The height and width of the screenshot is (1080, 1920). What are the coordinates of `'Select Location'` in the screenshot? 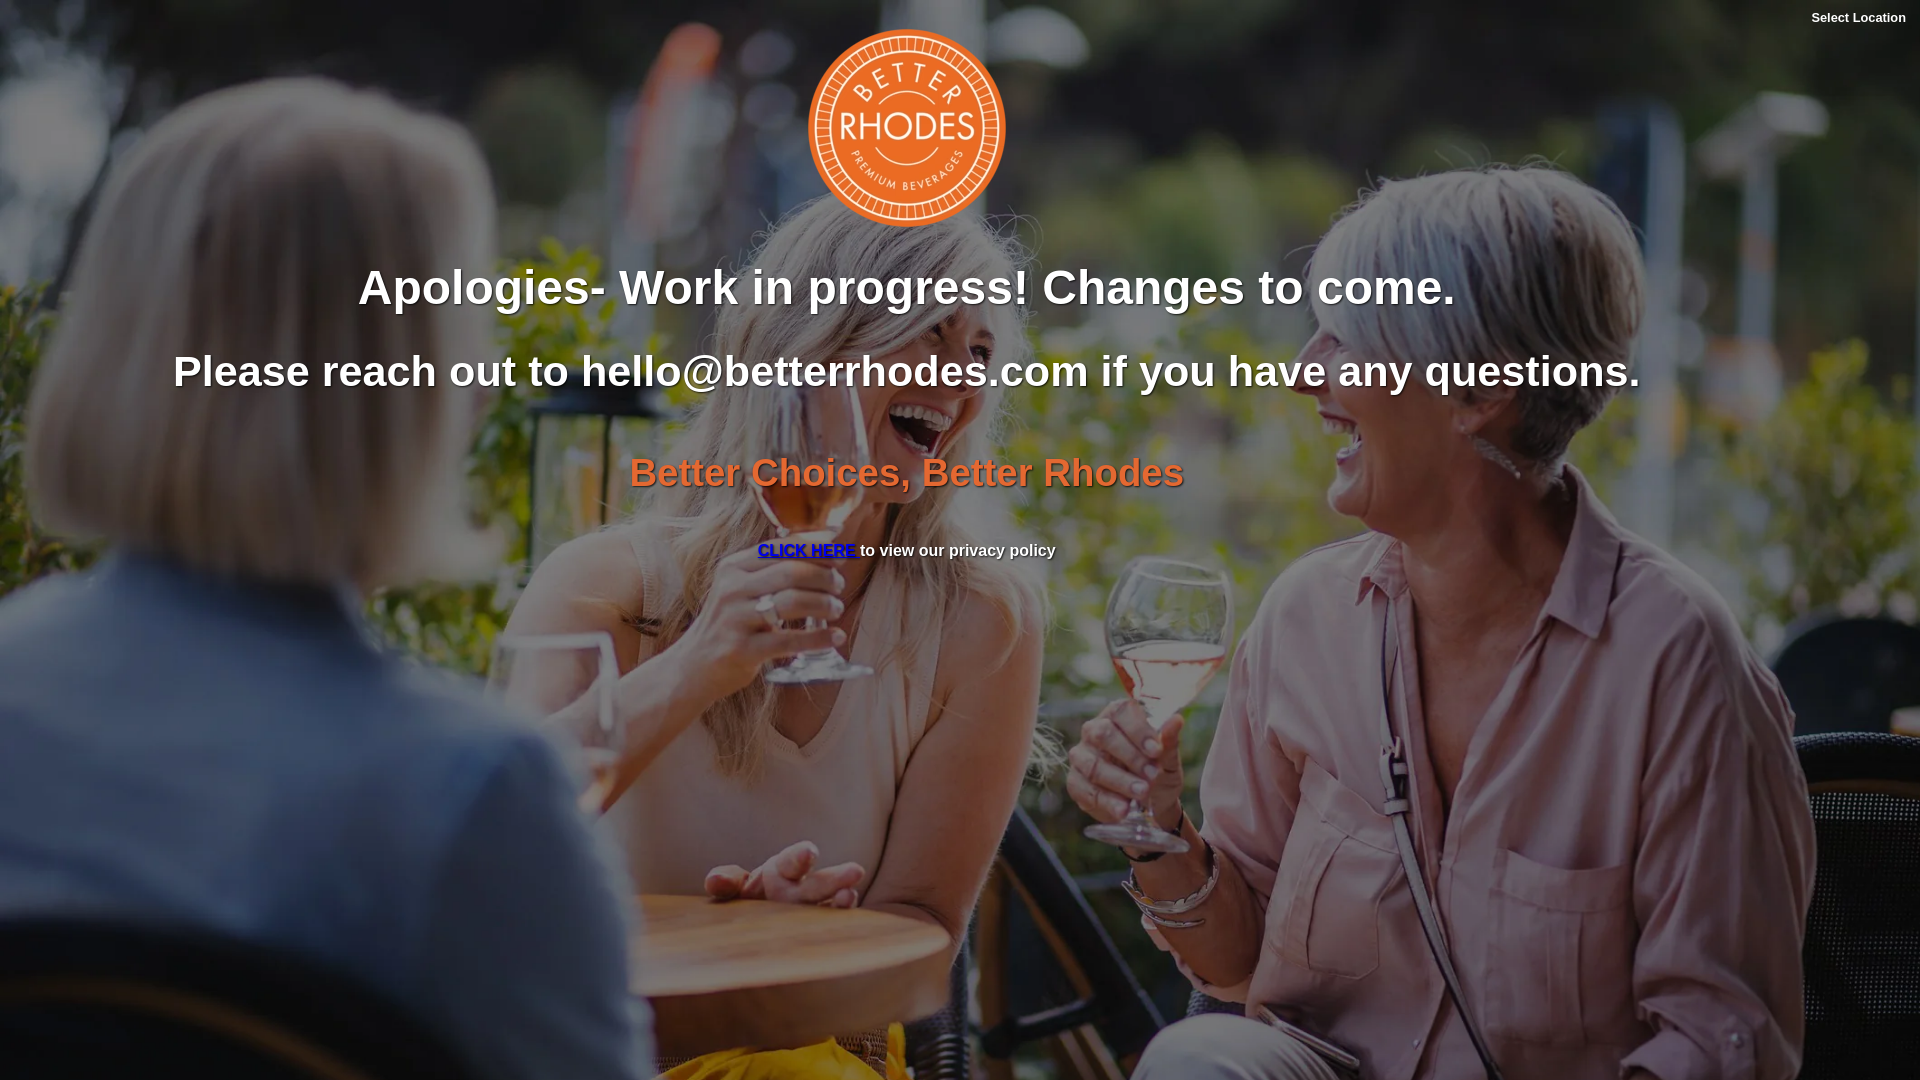 It's located at (1857, 17).